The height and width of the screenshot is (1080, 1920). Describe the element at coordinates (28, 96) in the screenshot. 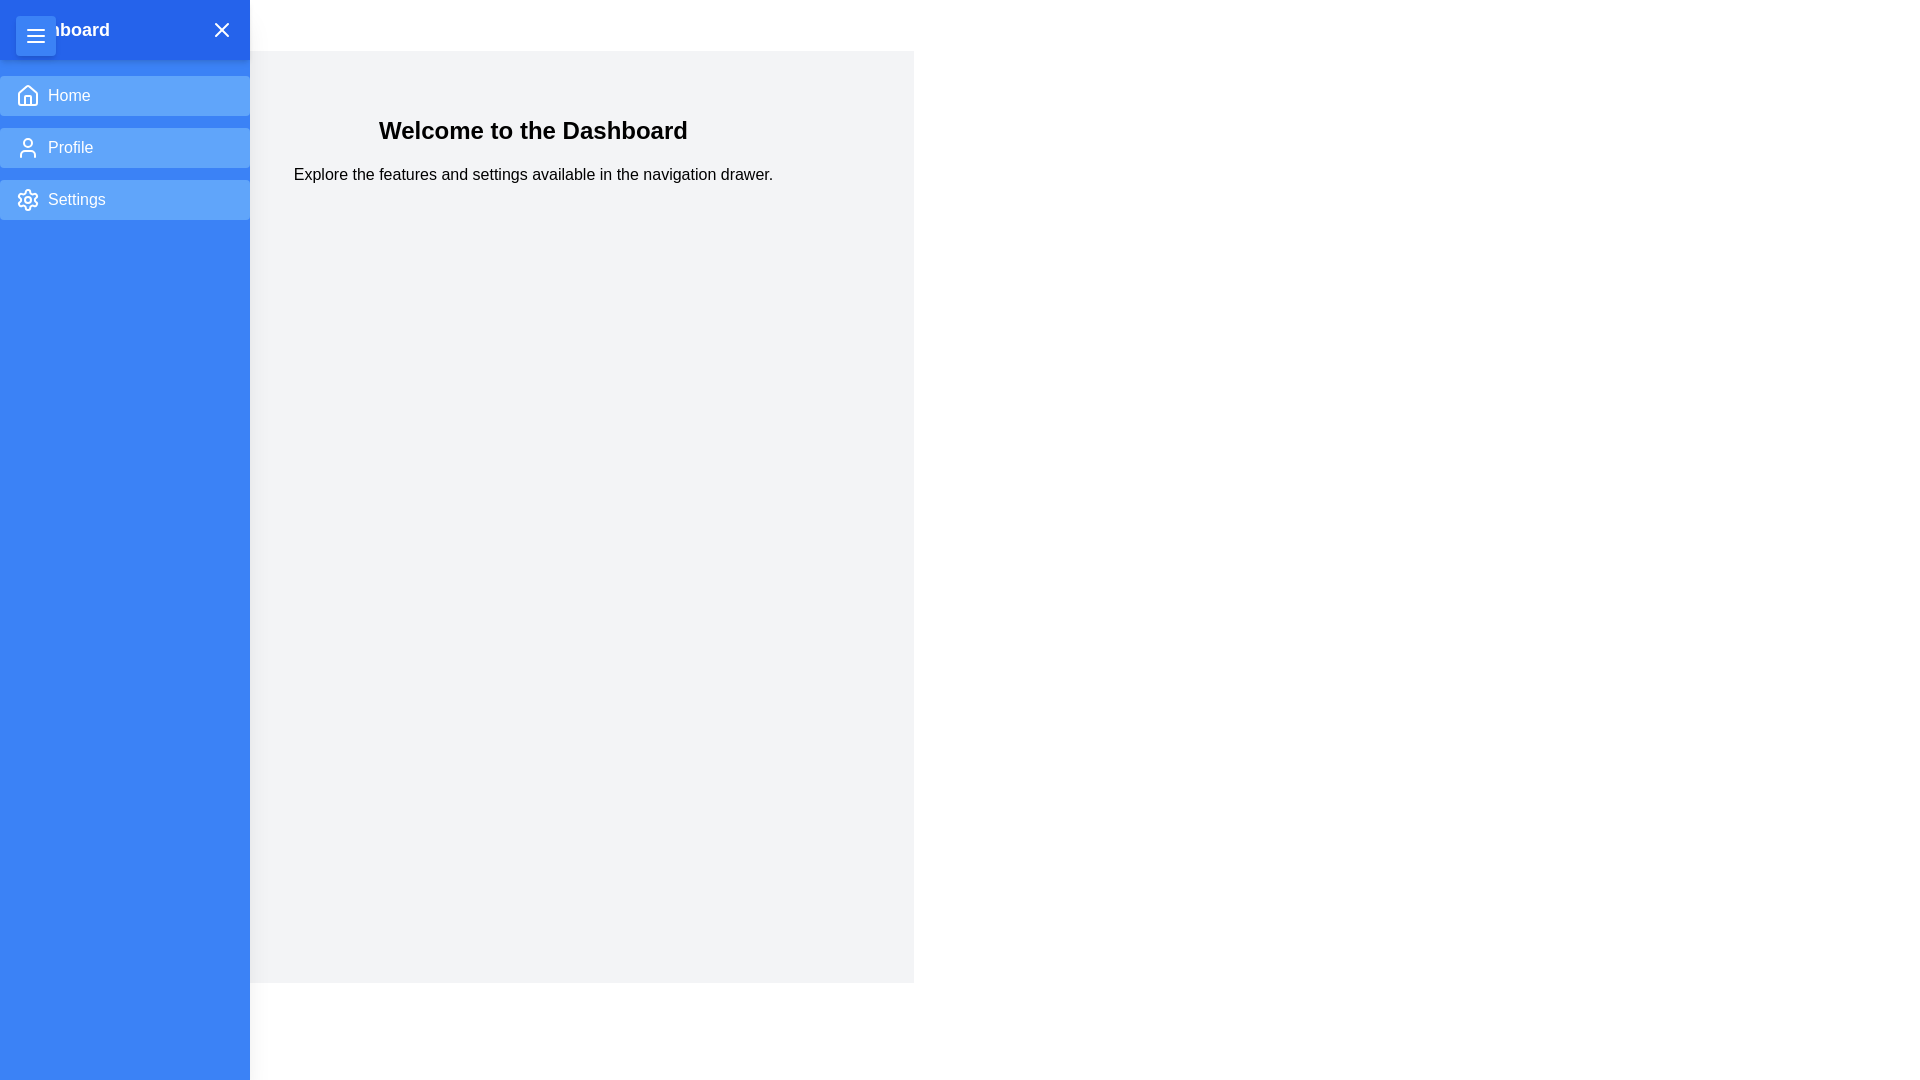

I see `the 'Home' navigation icon located in the left navigation menu, which is the first element in the vertical list and positioned to the left of the text 'Home'` at that location.